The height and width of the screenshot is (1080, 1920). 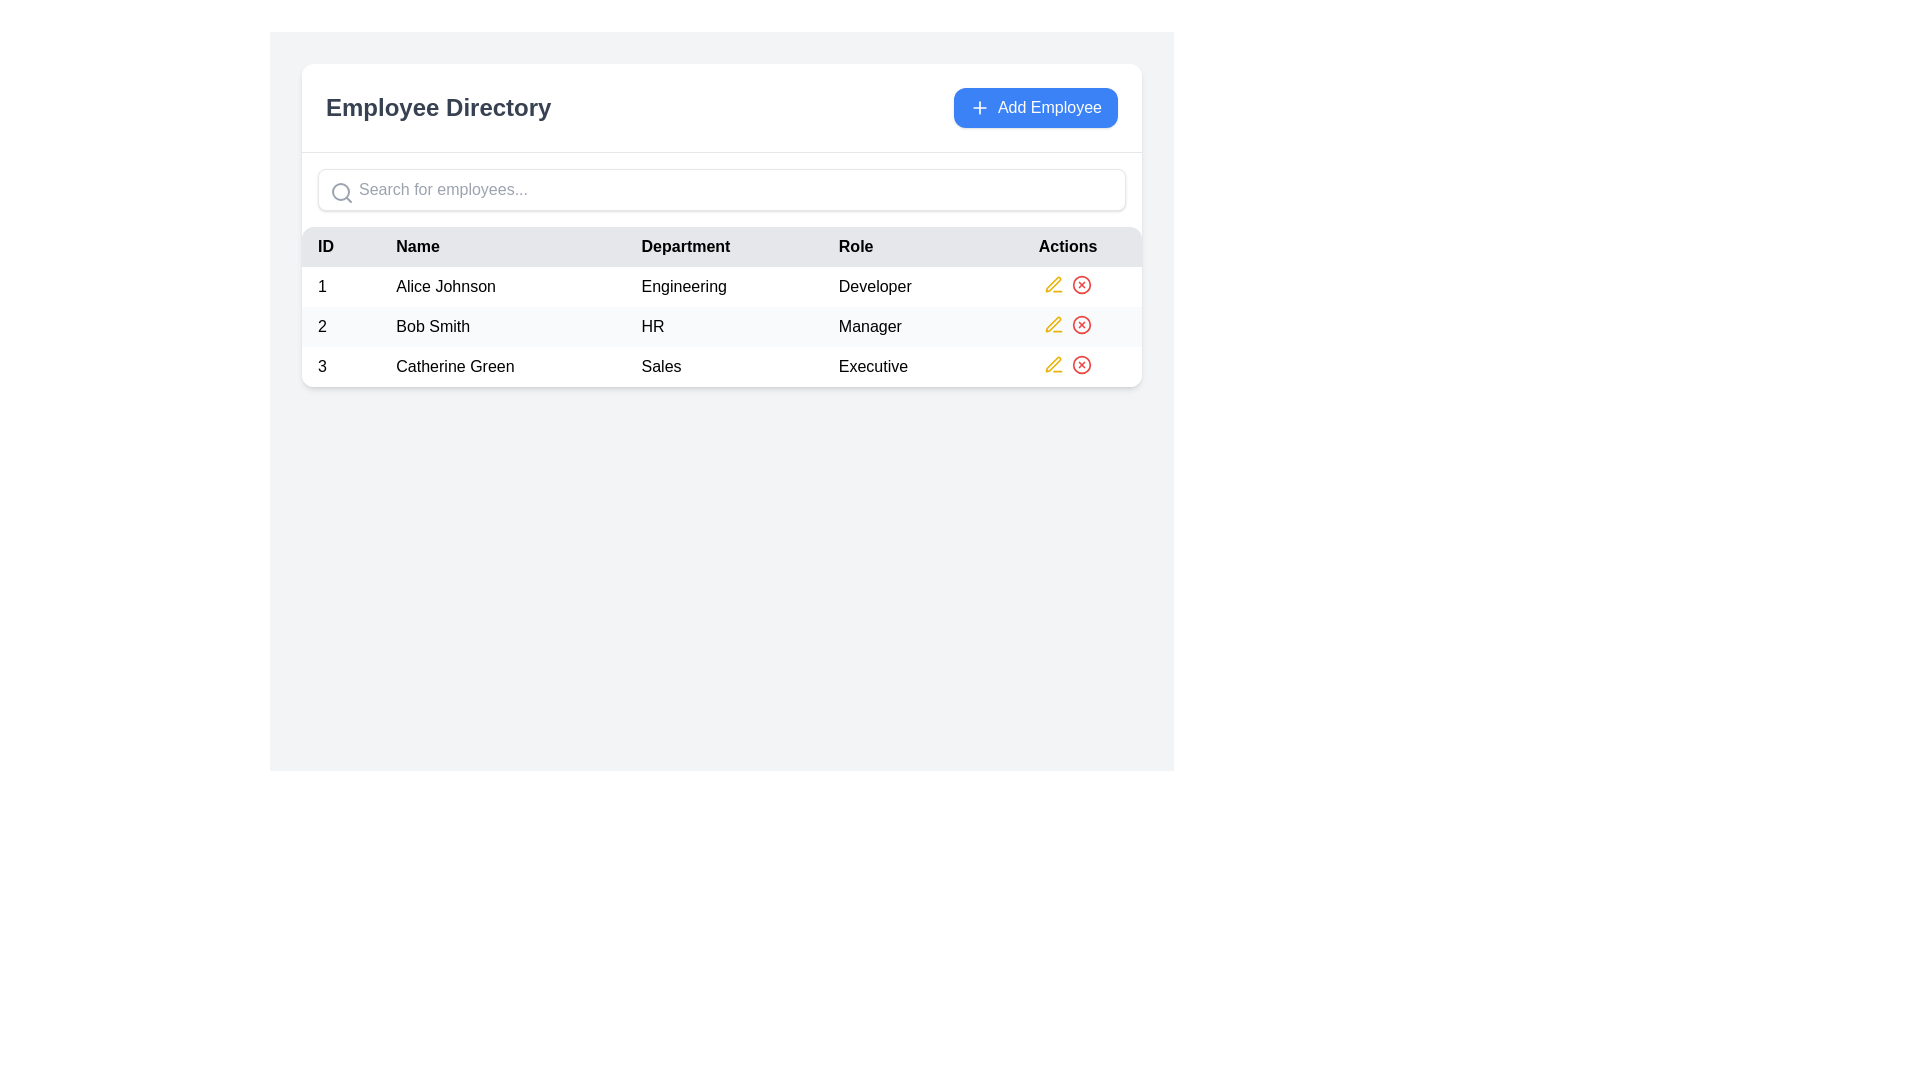 What do you see at coordinates (341, 192) in the screenshot?
I see `the search box icon located to the left of the placeholder text 'Search for employees...'` at bounding box center [341, 192].